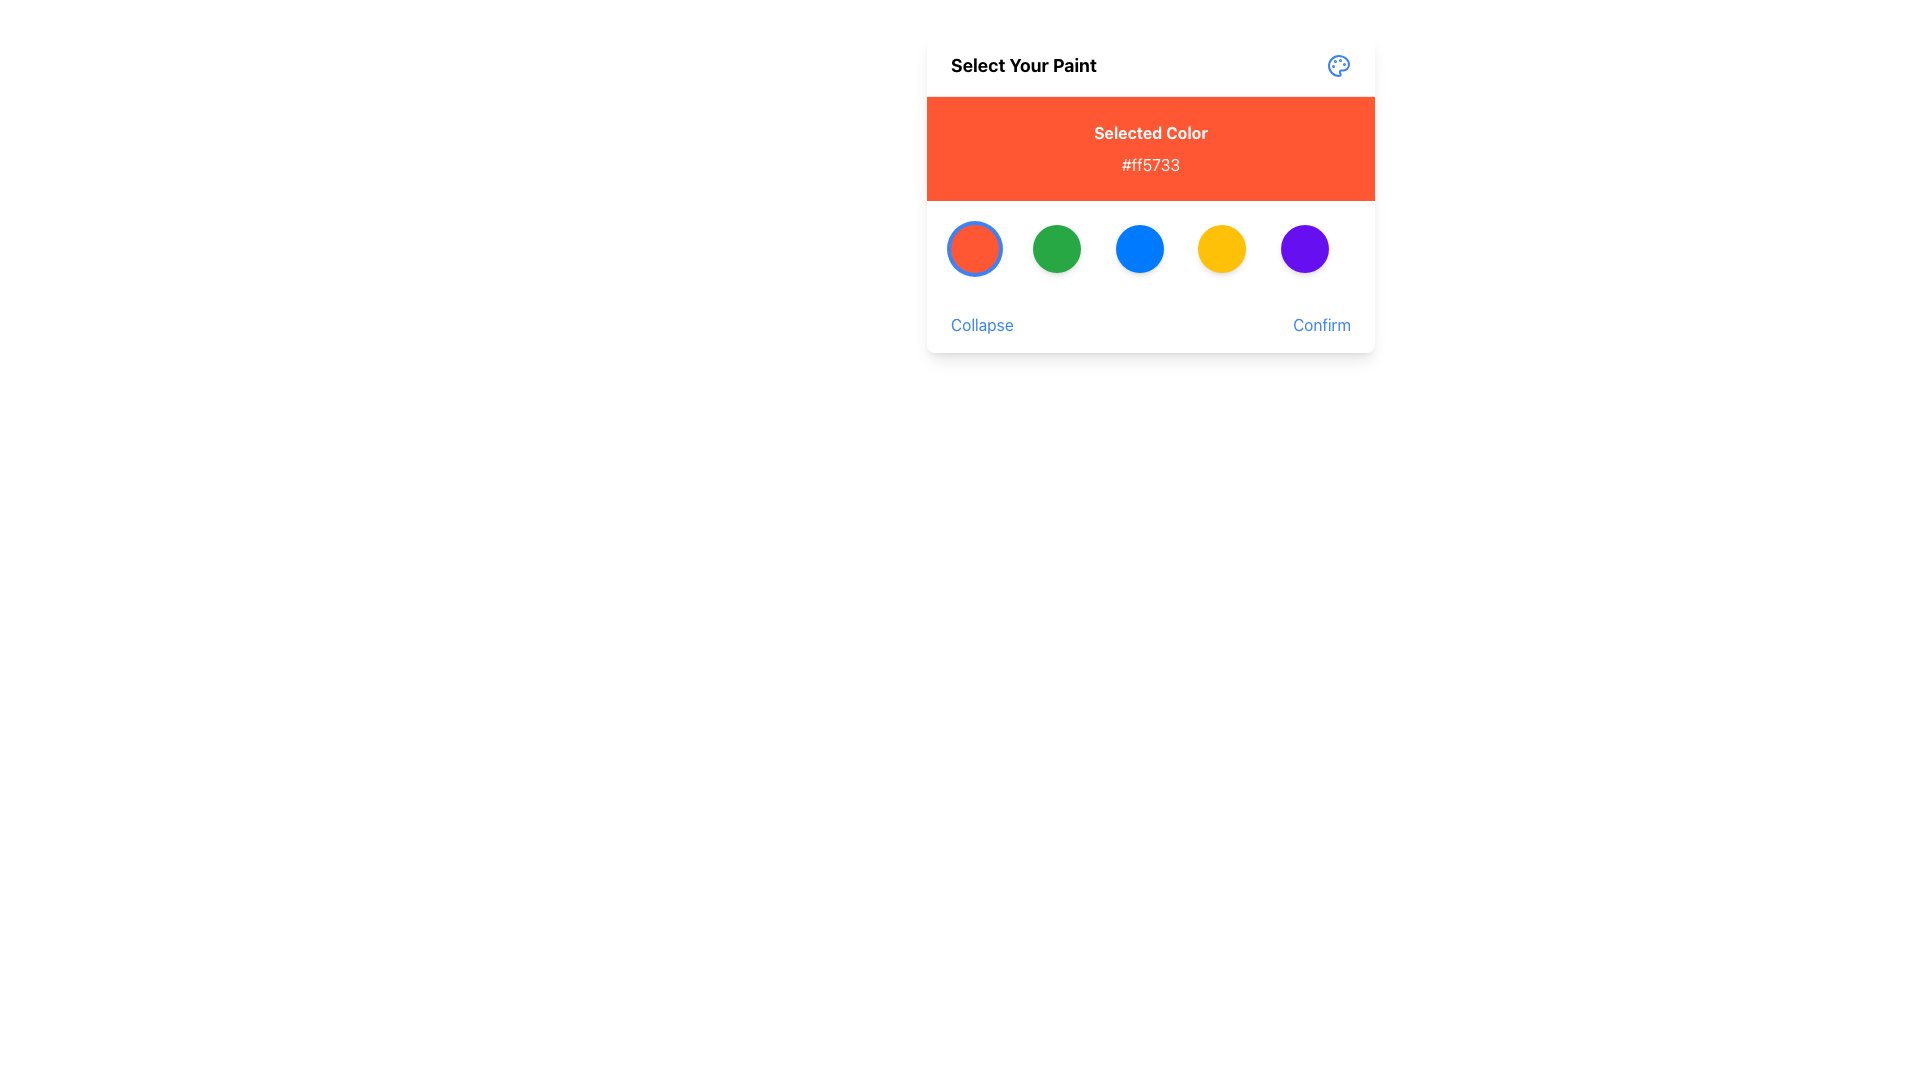 Image resolution: width=1920 pixels, height=1080 pixels. I want to click on the third circular button in the color selection interface that allows the user to select or preview the color blue, so click(1139, 248).